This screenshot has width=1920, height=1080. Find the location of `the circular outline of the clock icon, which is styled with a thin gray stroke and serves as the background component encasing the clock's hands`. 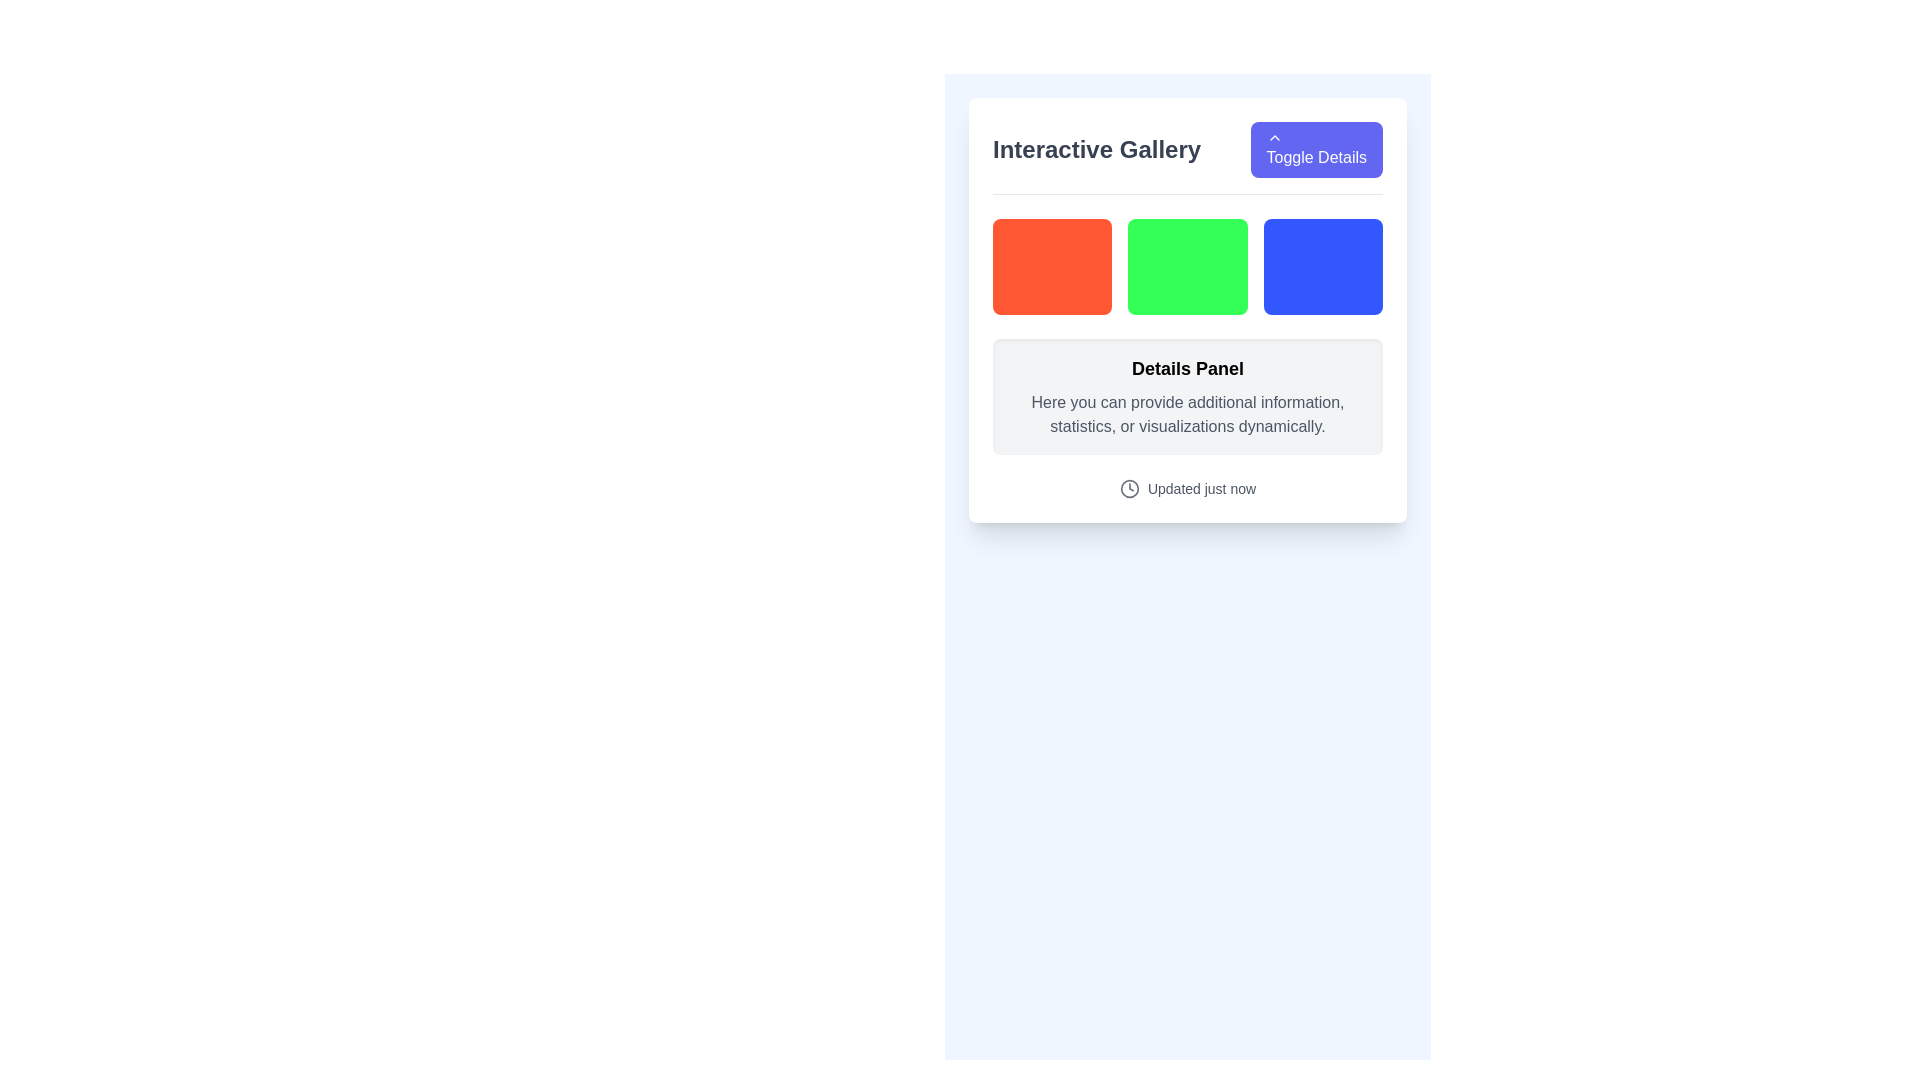

the circular outline of the clock icon, which is styled with a thin gray stroke and serves as the background component encasing the clock's hands is located at coordinates (1129, 489).